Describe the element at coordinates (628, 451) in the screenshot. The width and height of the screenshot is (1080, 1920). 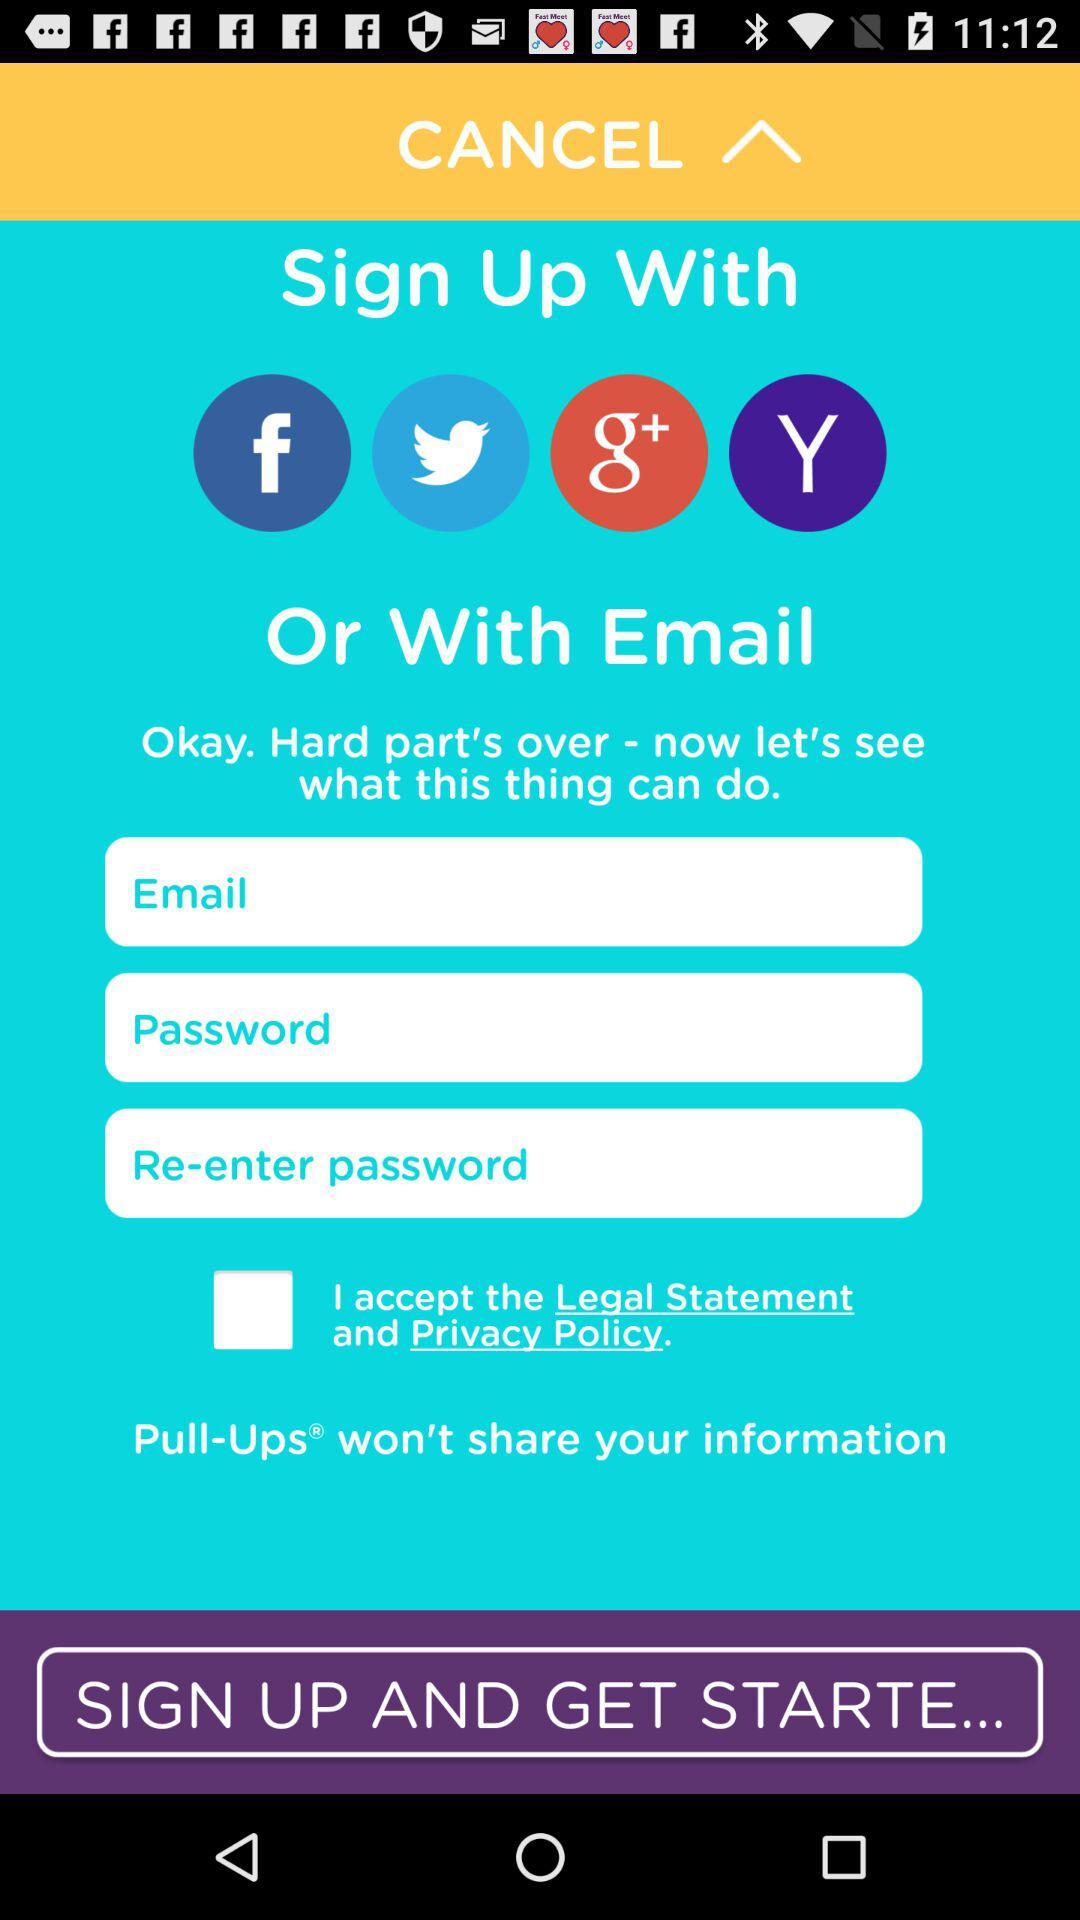
I see `sign up with google+` at that location.